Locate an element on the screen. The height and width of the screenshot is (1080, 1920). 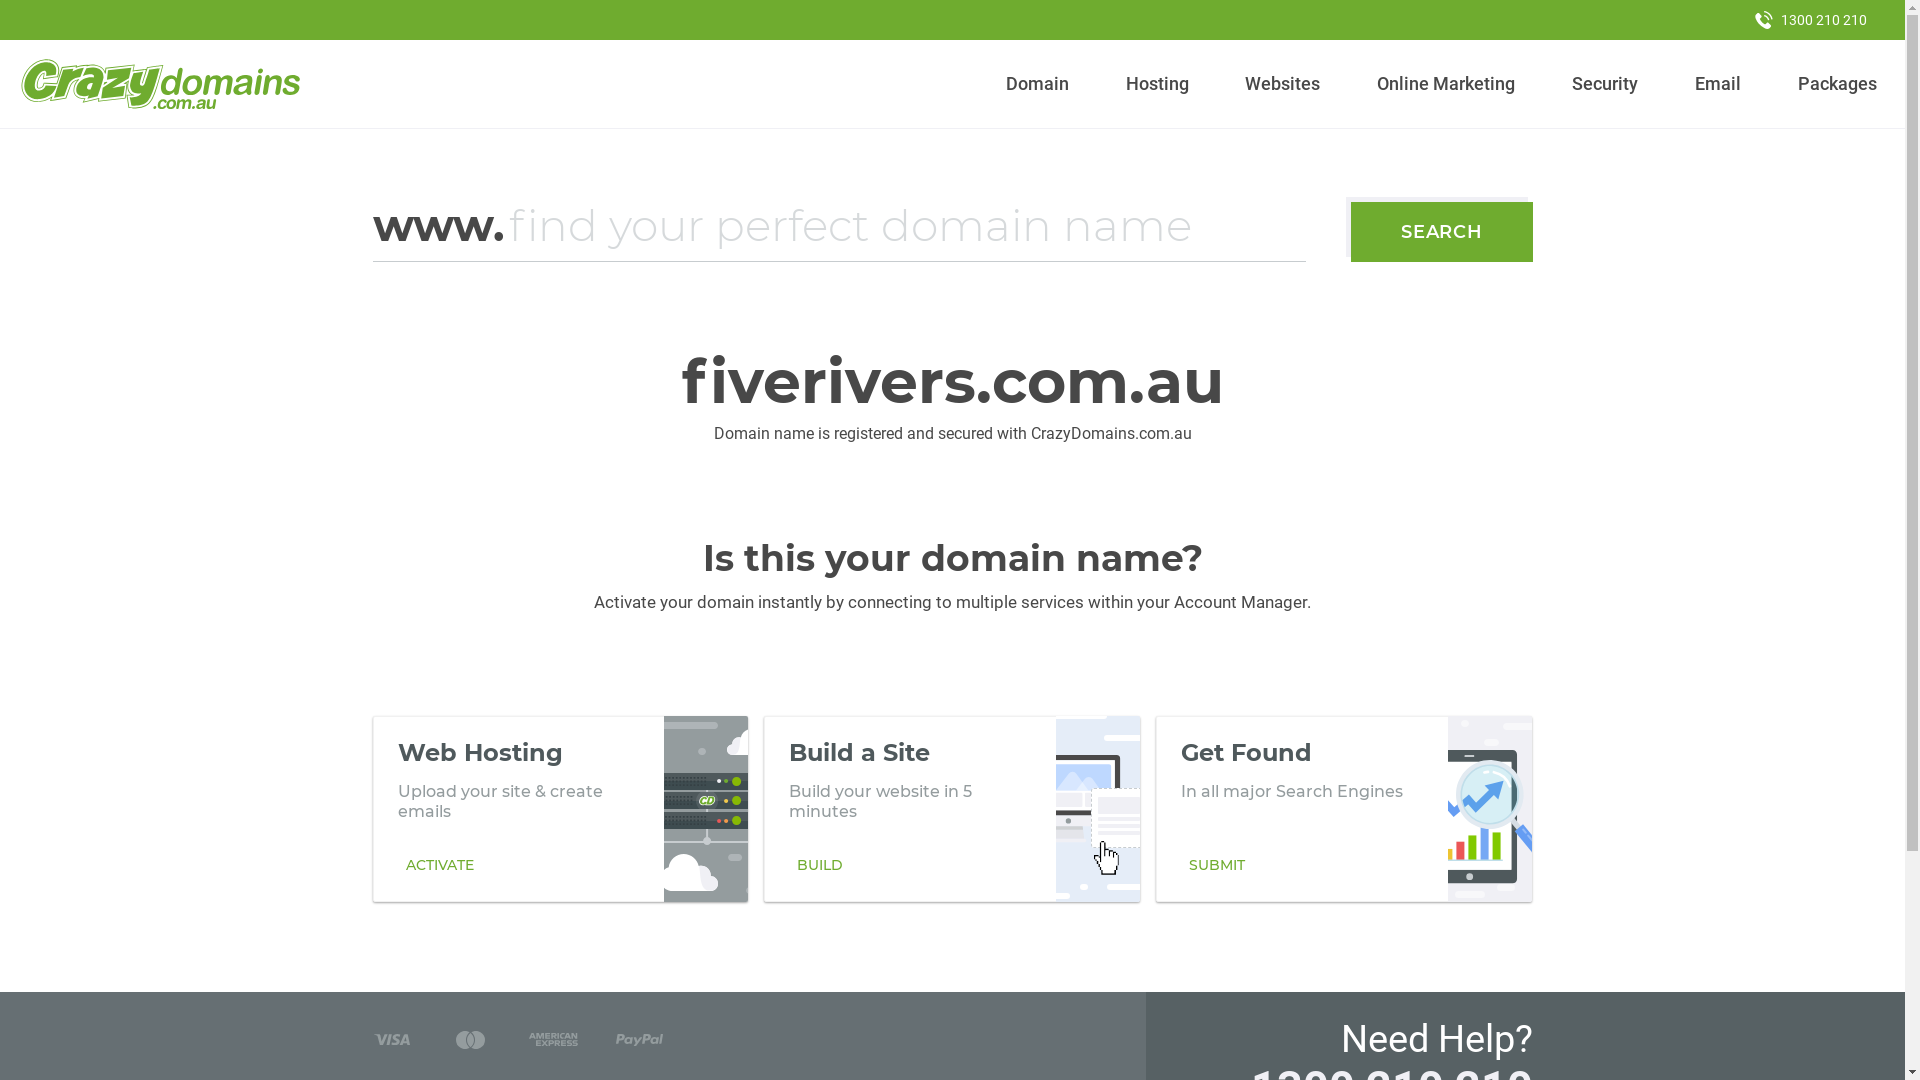
'Packages' is located at coordinates (1837, 83).